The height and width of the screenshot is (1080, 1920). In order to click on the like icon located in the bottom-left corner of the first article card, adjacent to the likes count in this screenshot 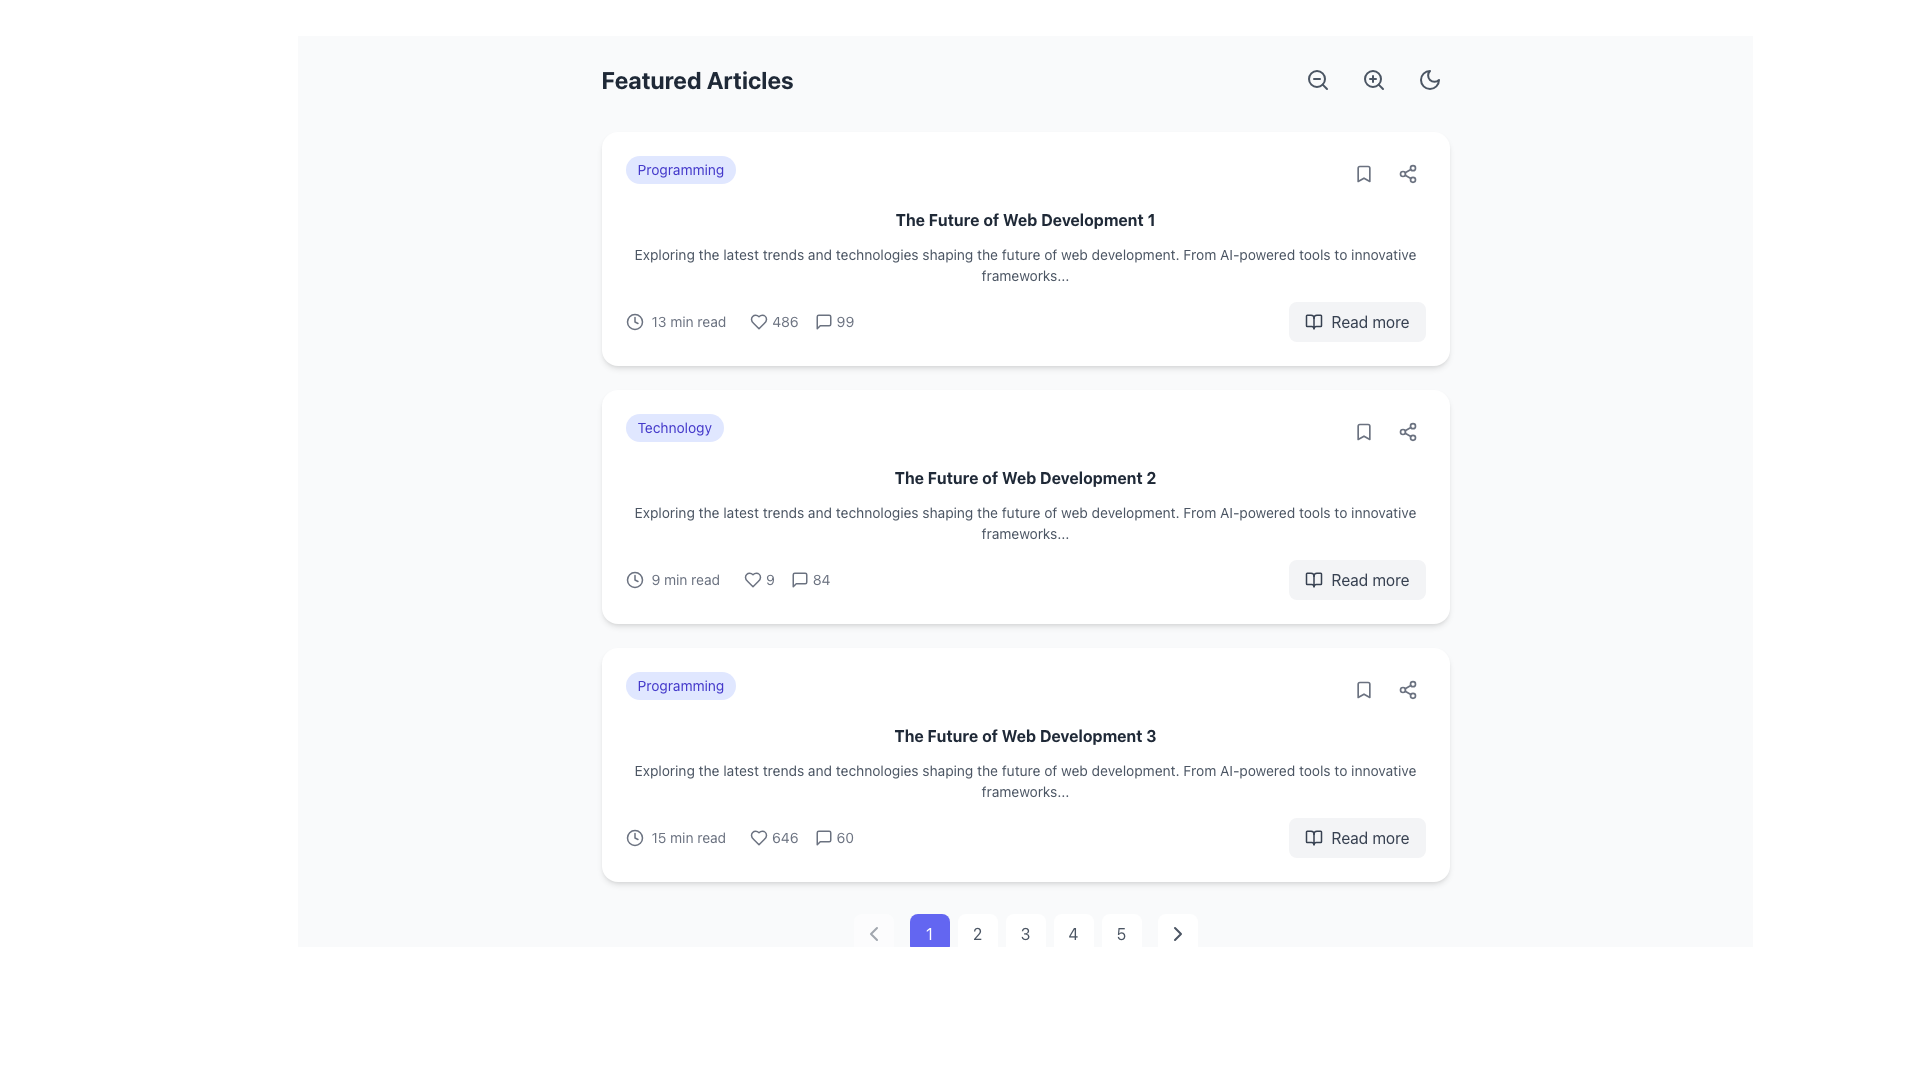, I will do `click(758, 320)`.